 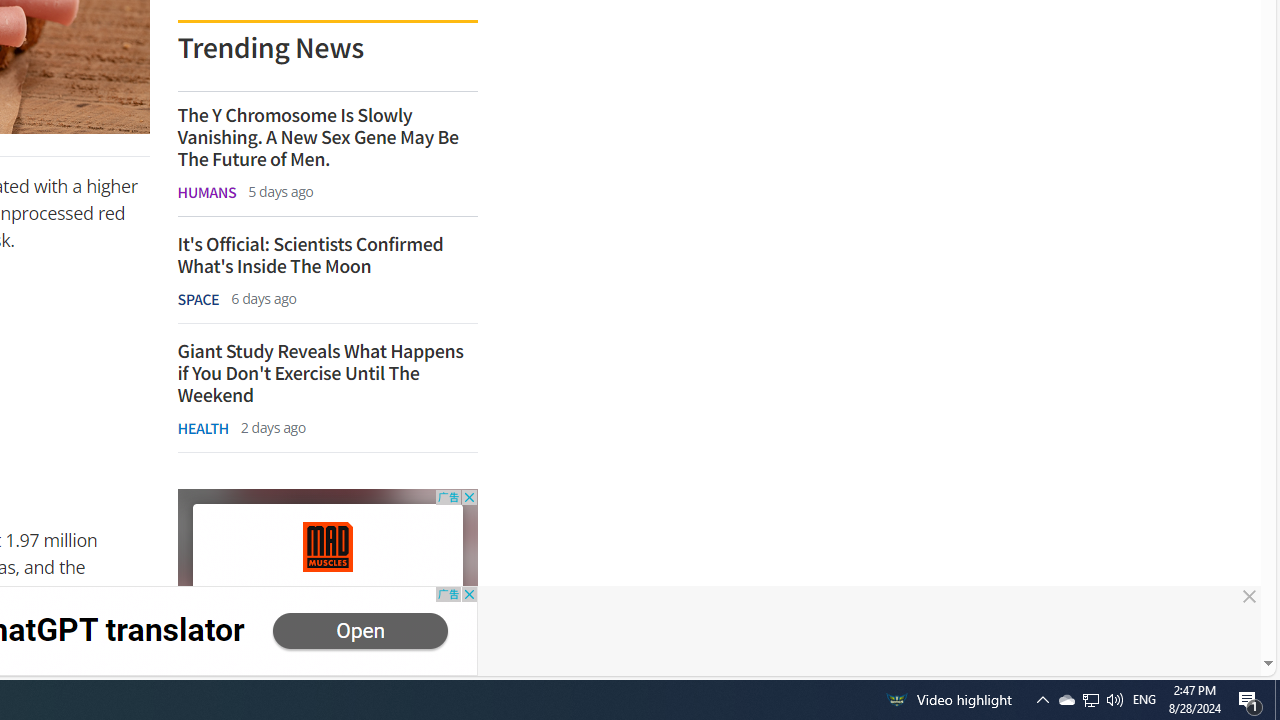 I want to click on 'HUMANS', so click(x=206, y=191).